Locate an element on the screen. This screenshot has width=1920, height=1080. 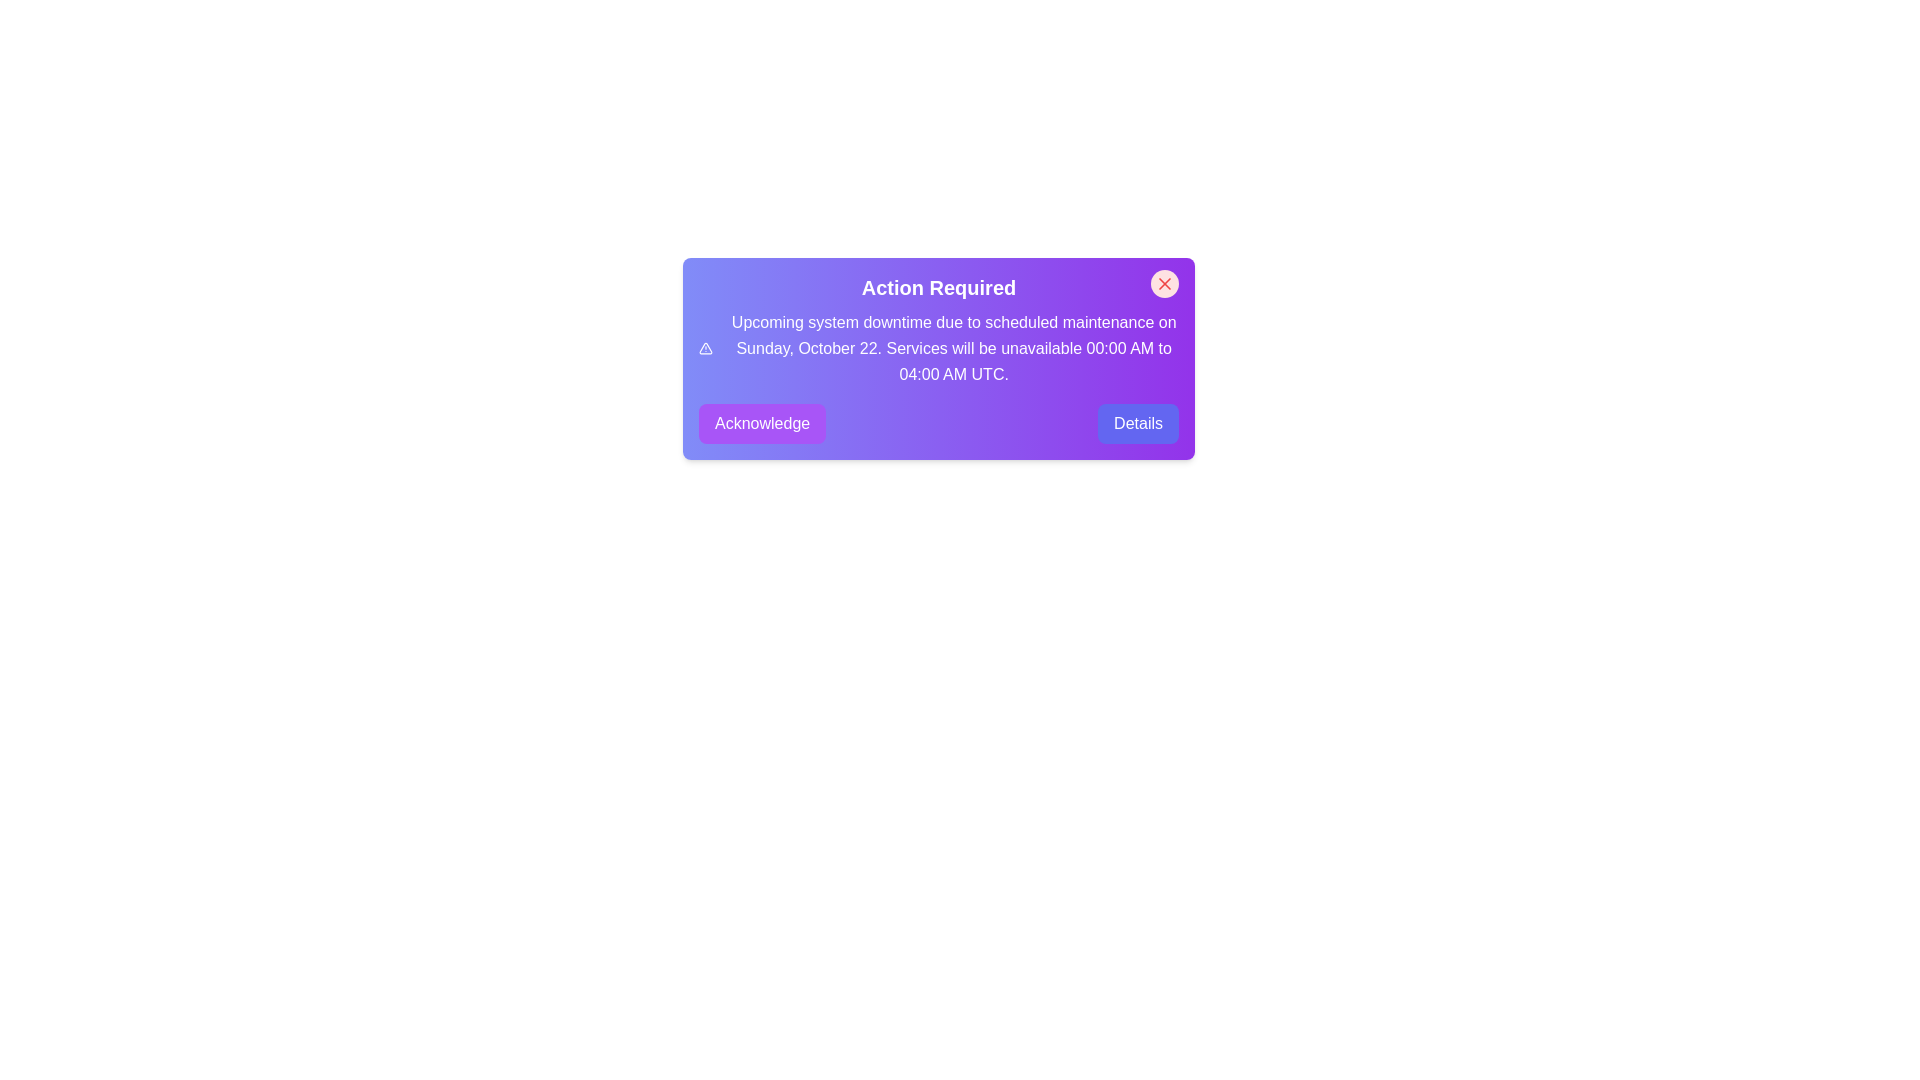
'Details' button to view more information is located at coordinates (1137, 423).